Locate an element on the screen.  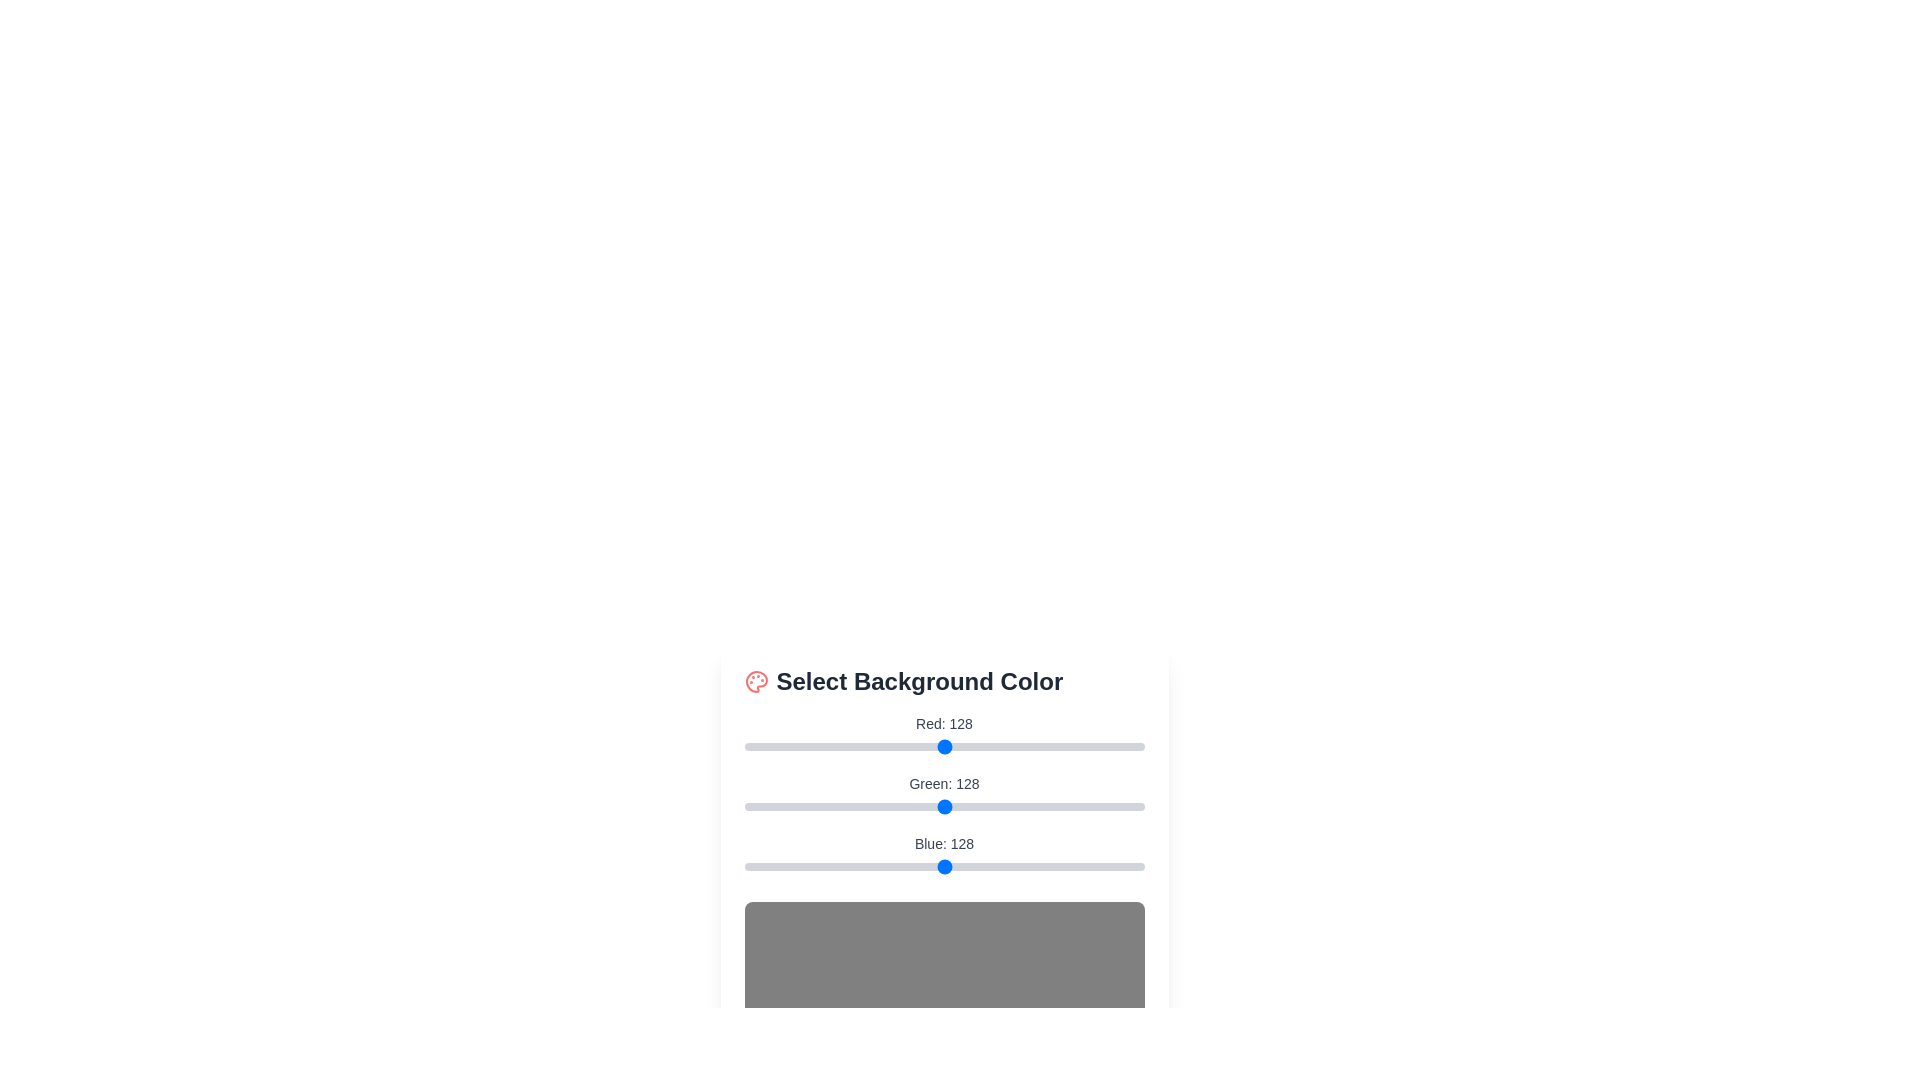
the green color slider to set the green component to 65 is located at coordinates (846, 805).